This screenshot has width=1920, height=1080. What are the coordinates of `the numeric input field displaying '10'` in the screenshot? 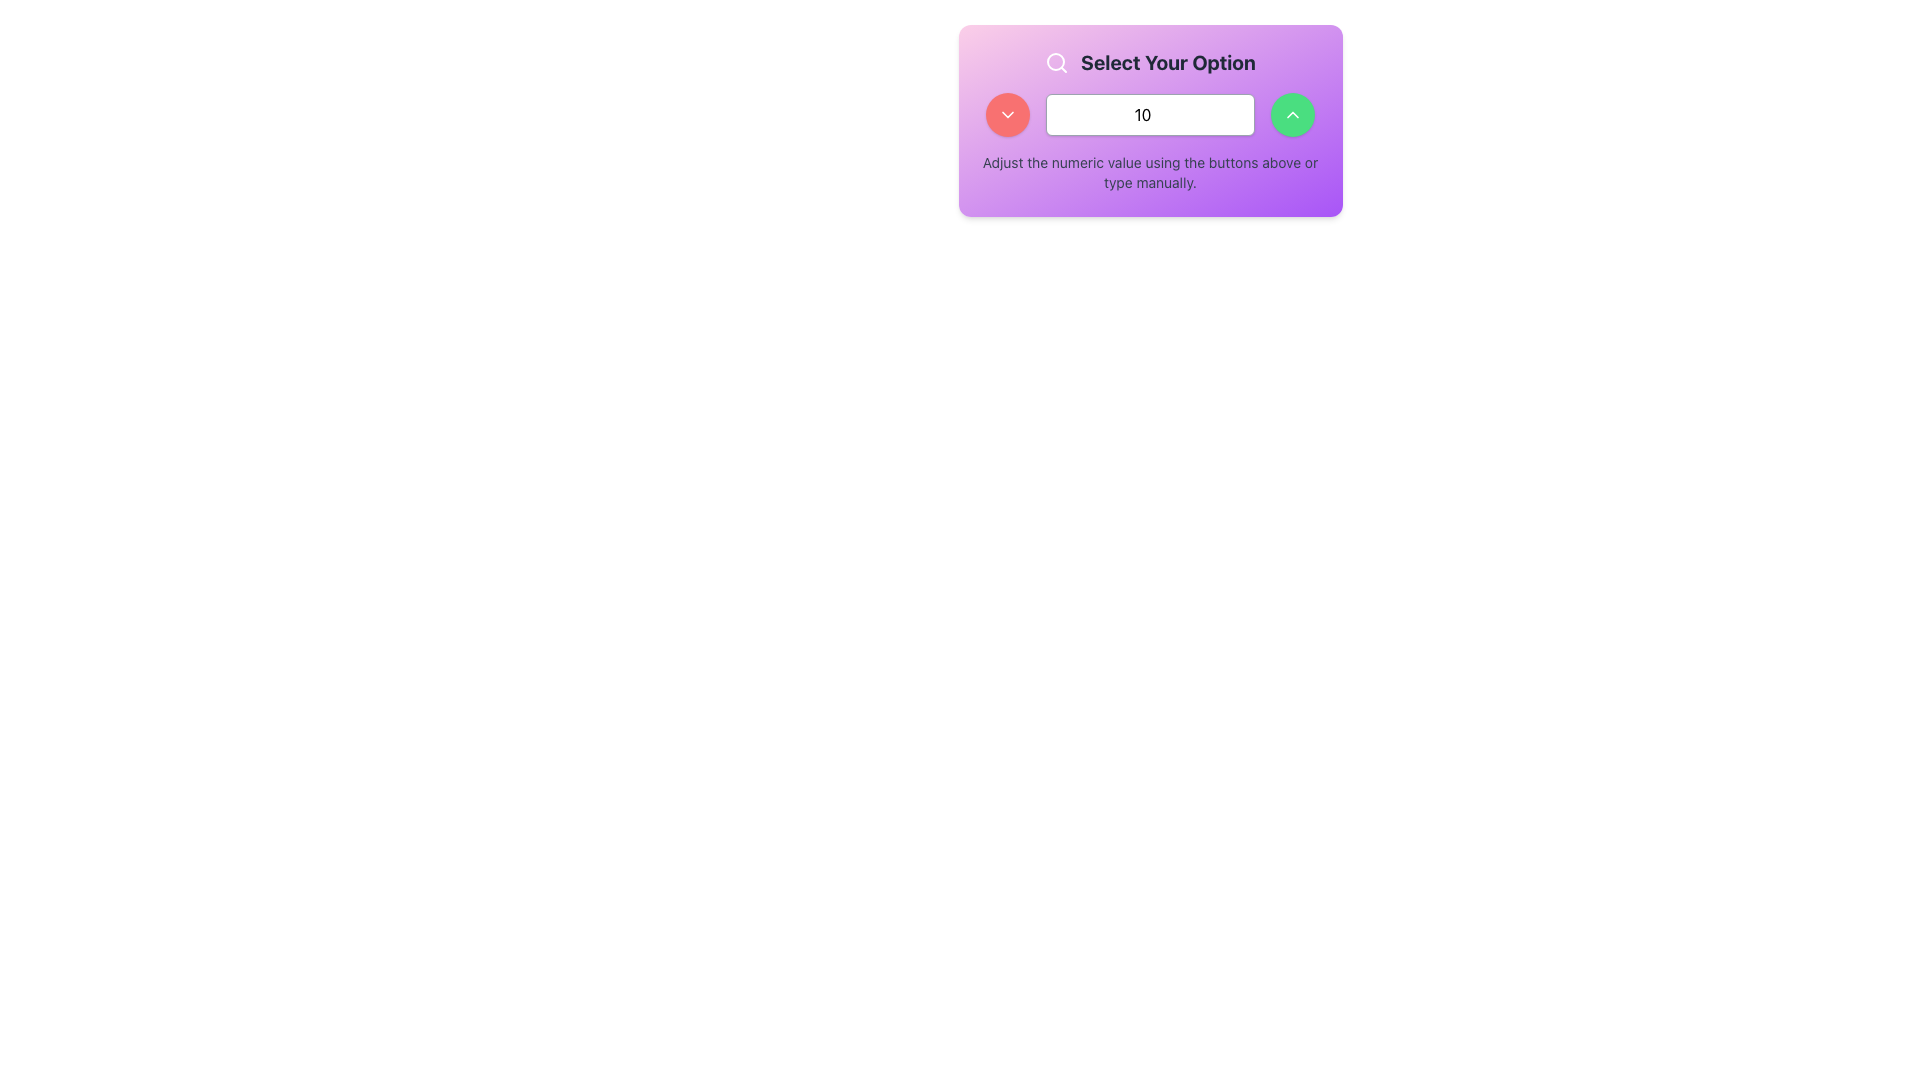 It's located at (1150, 120).